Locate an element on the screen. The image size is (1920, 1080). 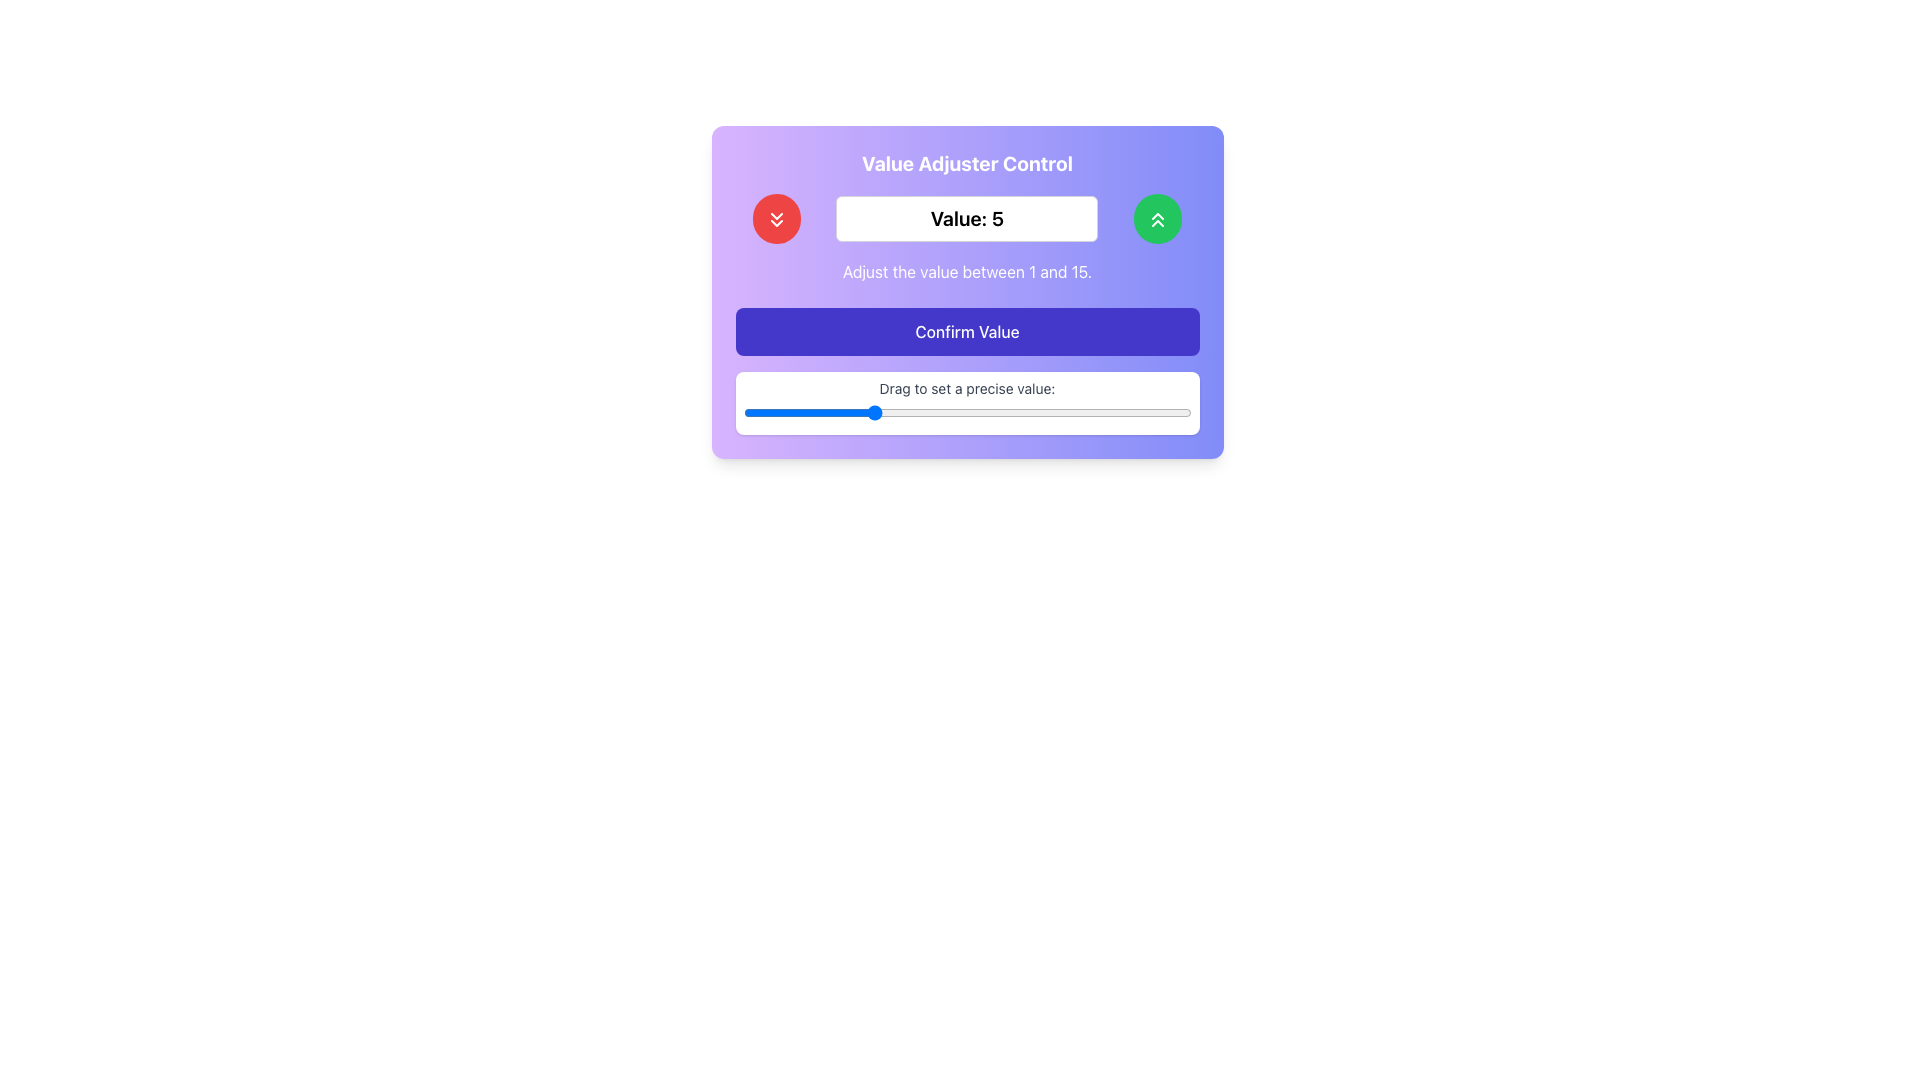
the slider value is located at coordinates (871, 412).